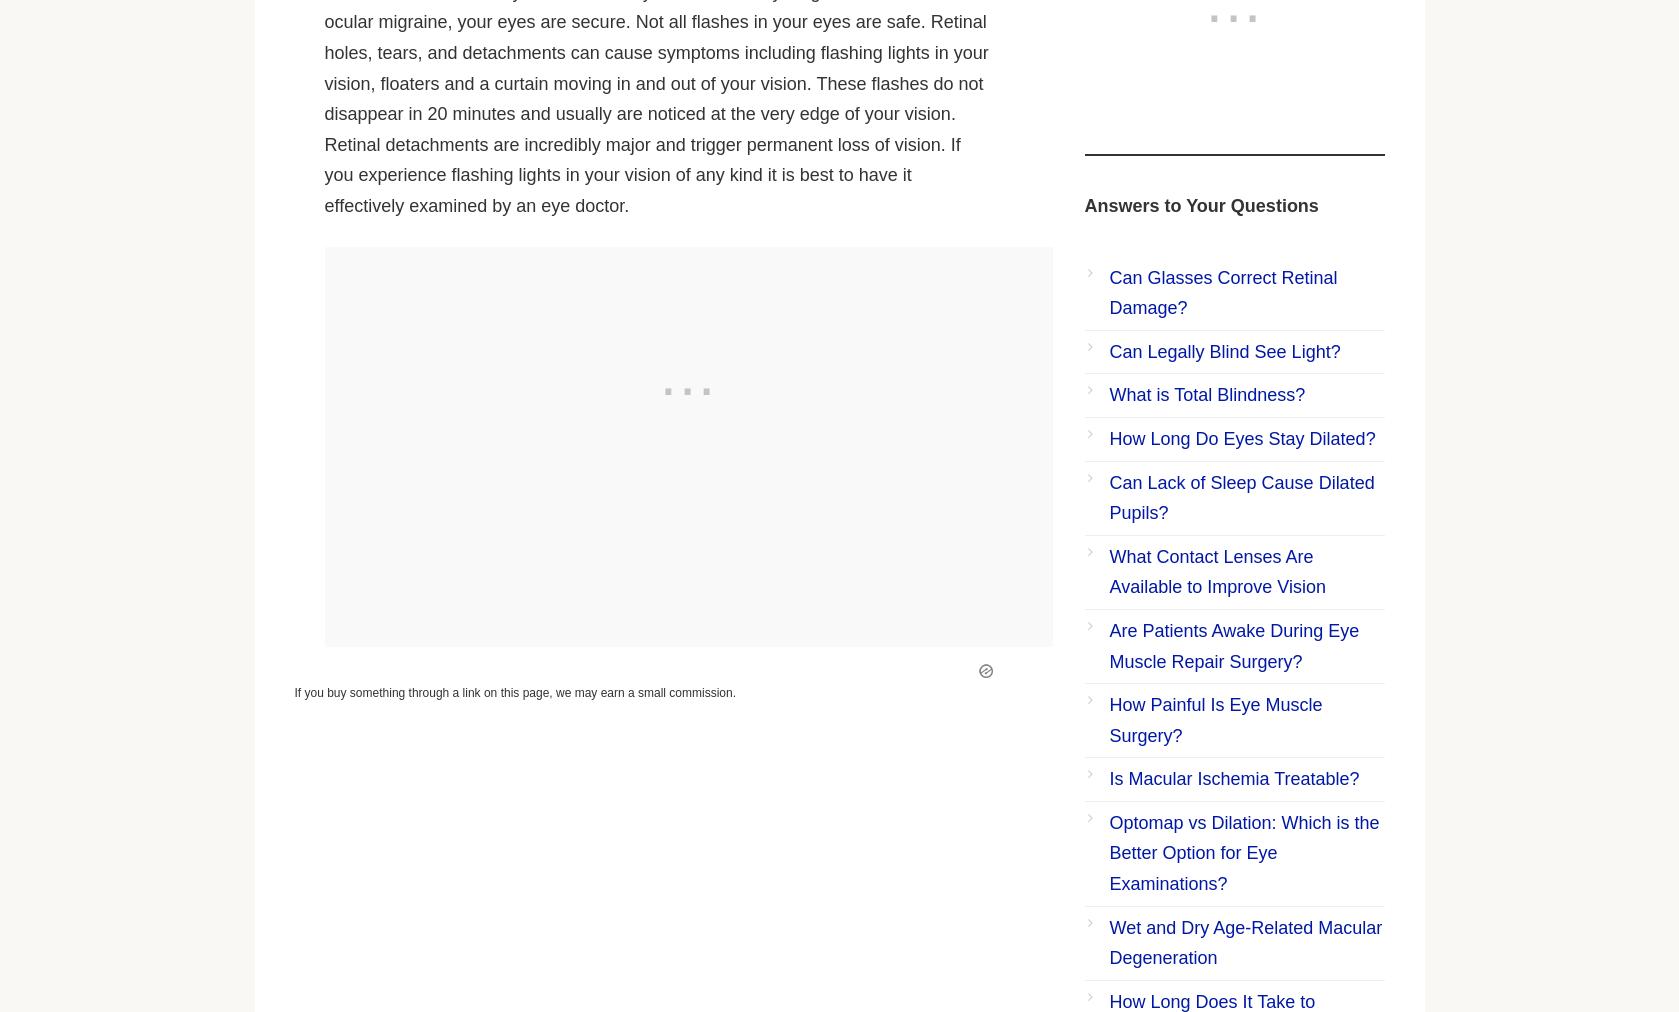 The image size is (1679, 1012). Describe the element at coordinates (1242, 852) in the screenshot. I see `'Optomap vs Dilation: Which is the Better Option for Eye Examinations?'` at that location.